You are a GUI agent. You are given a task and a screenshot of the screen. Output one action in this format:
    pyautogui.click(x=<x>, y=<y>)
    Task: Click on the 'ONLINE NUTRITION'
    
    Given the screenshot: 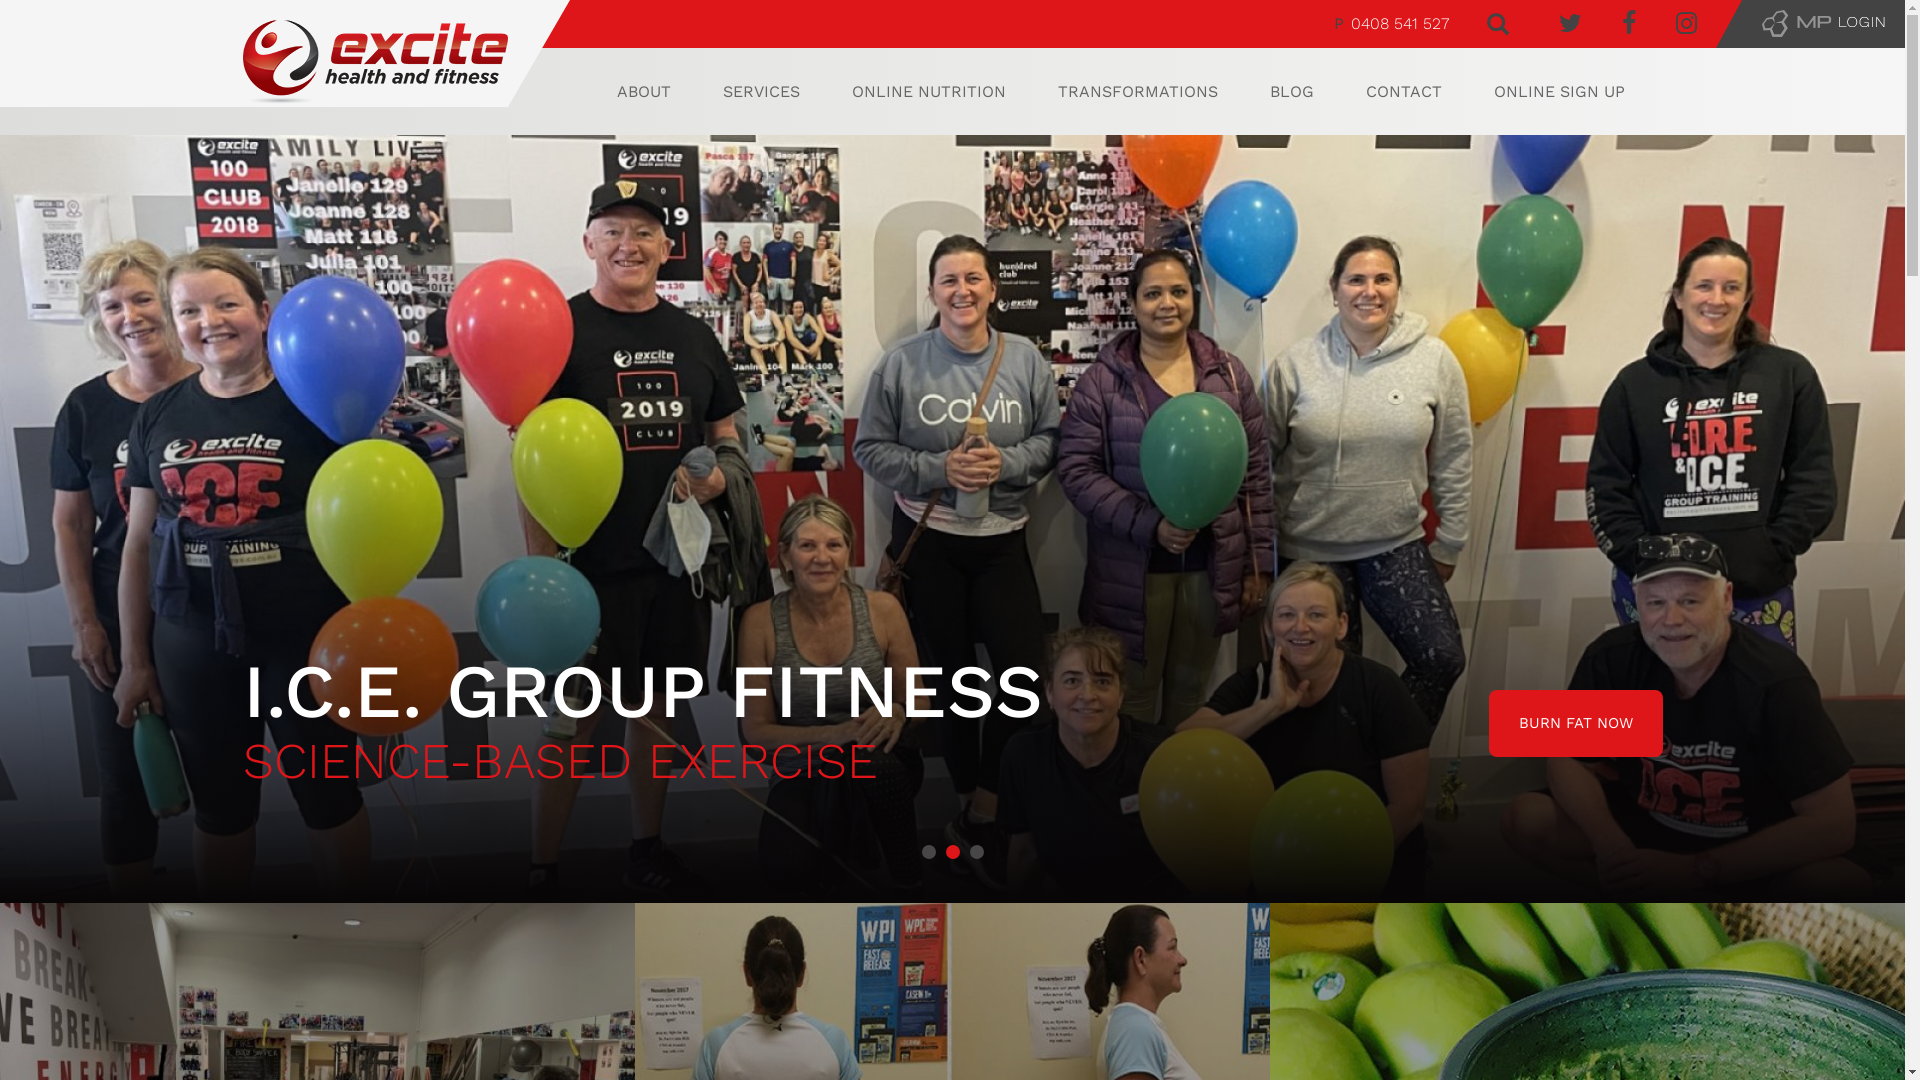 What is the action you would take?
    pyautogui.click(x=928, y=91)
    